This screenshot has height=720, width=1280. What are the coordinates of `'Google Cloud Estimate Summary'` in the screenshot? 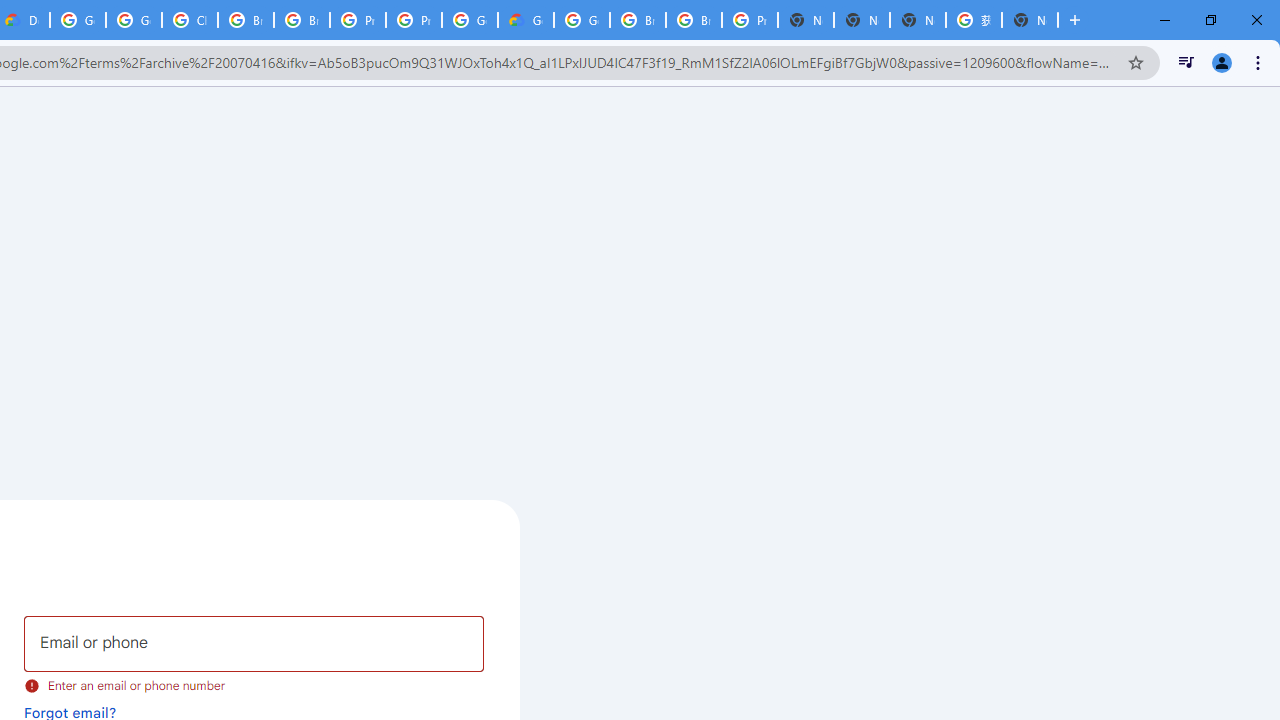 It's located at (526, 20).